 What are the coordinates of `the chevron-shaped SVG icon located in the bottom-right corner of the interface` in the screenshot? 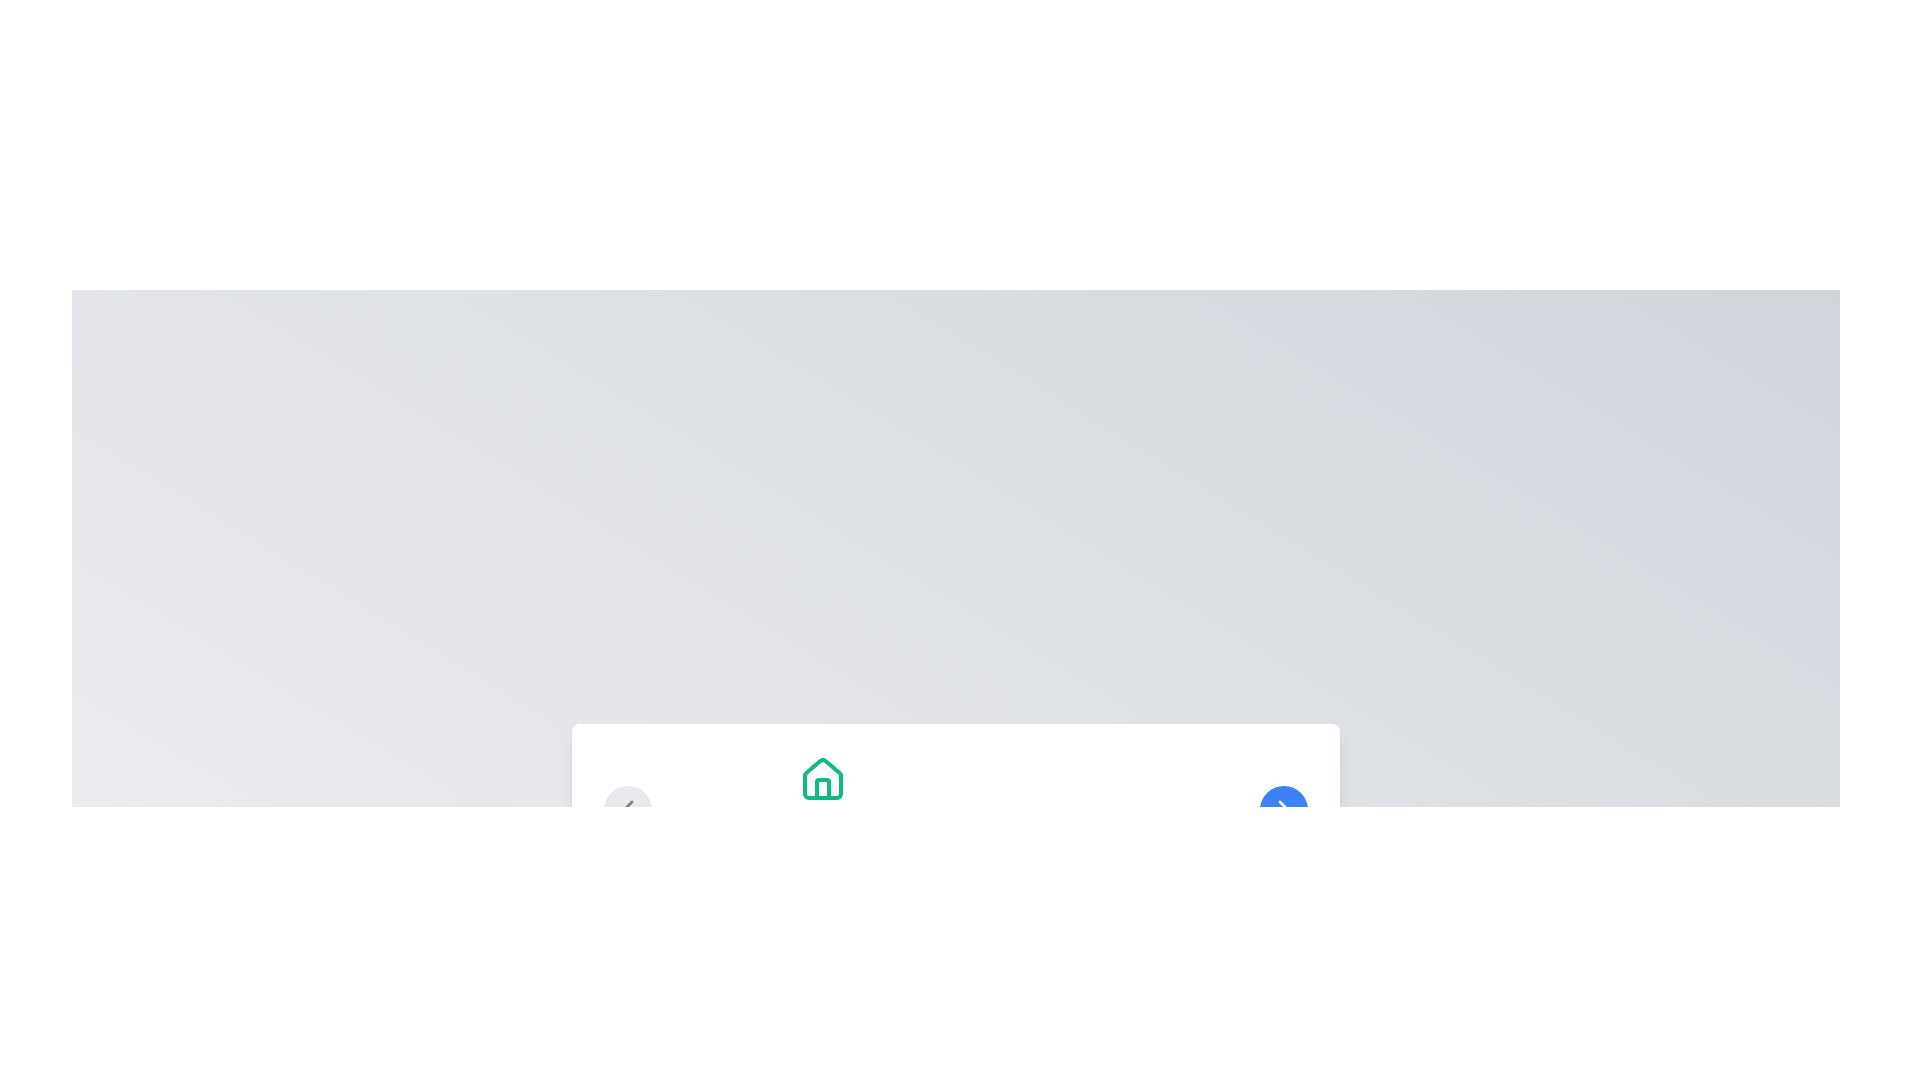 It's located at (1283, 810).